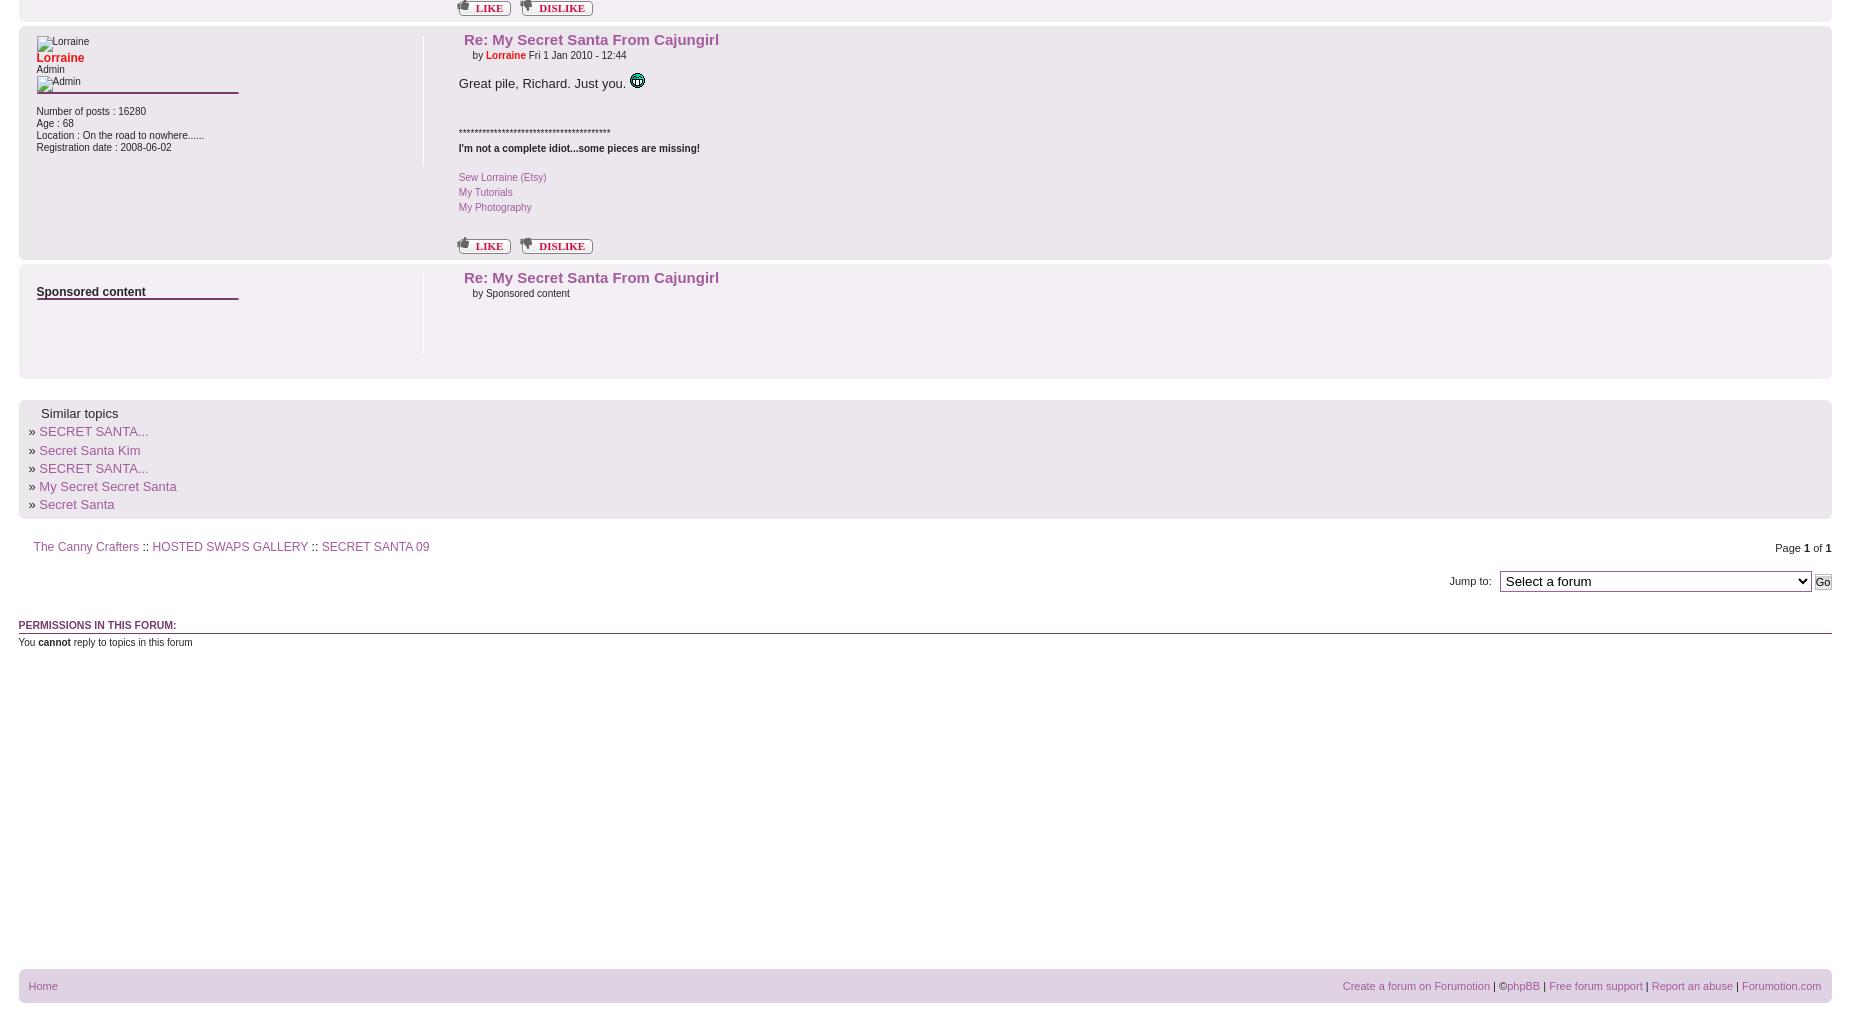 The height and width of the screenshot is (1032, 1850). What do you see at coordinates (533, 131) in the screenshot?
I see `'***************************************'` at bounding box center [533, 131].